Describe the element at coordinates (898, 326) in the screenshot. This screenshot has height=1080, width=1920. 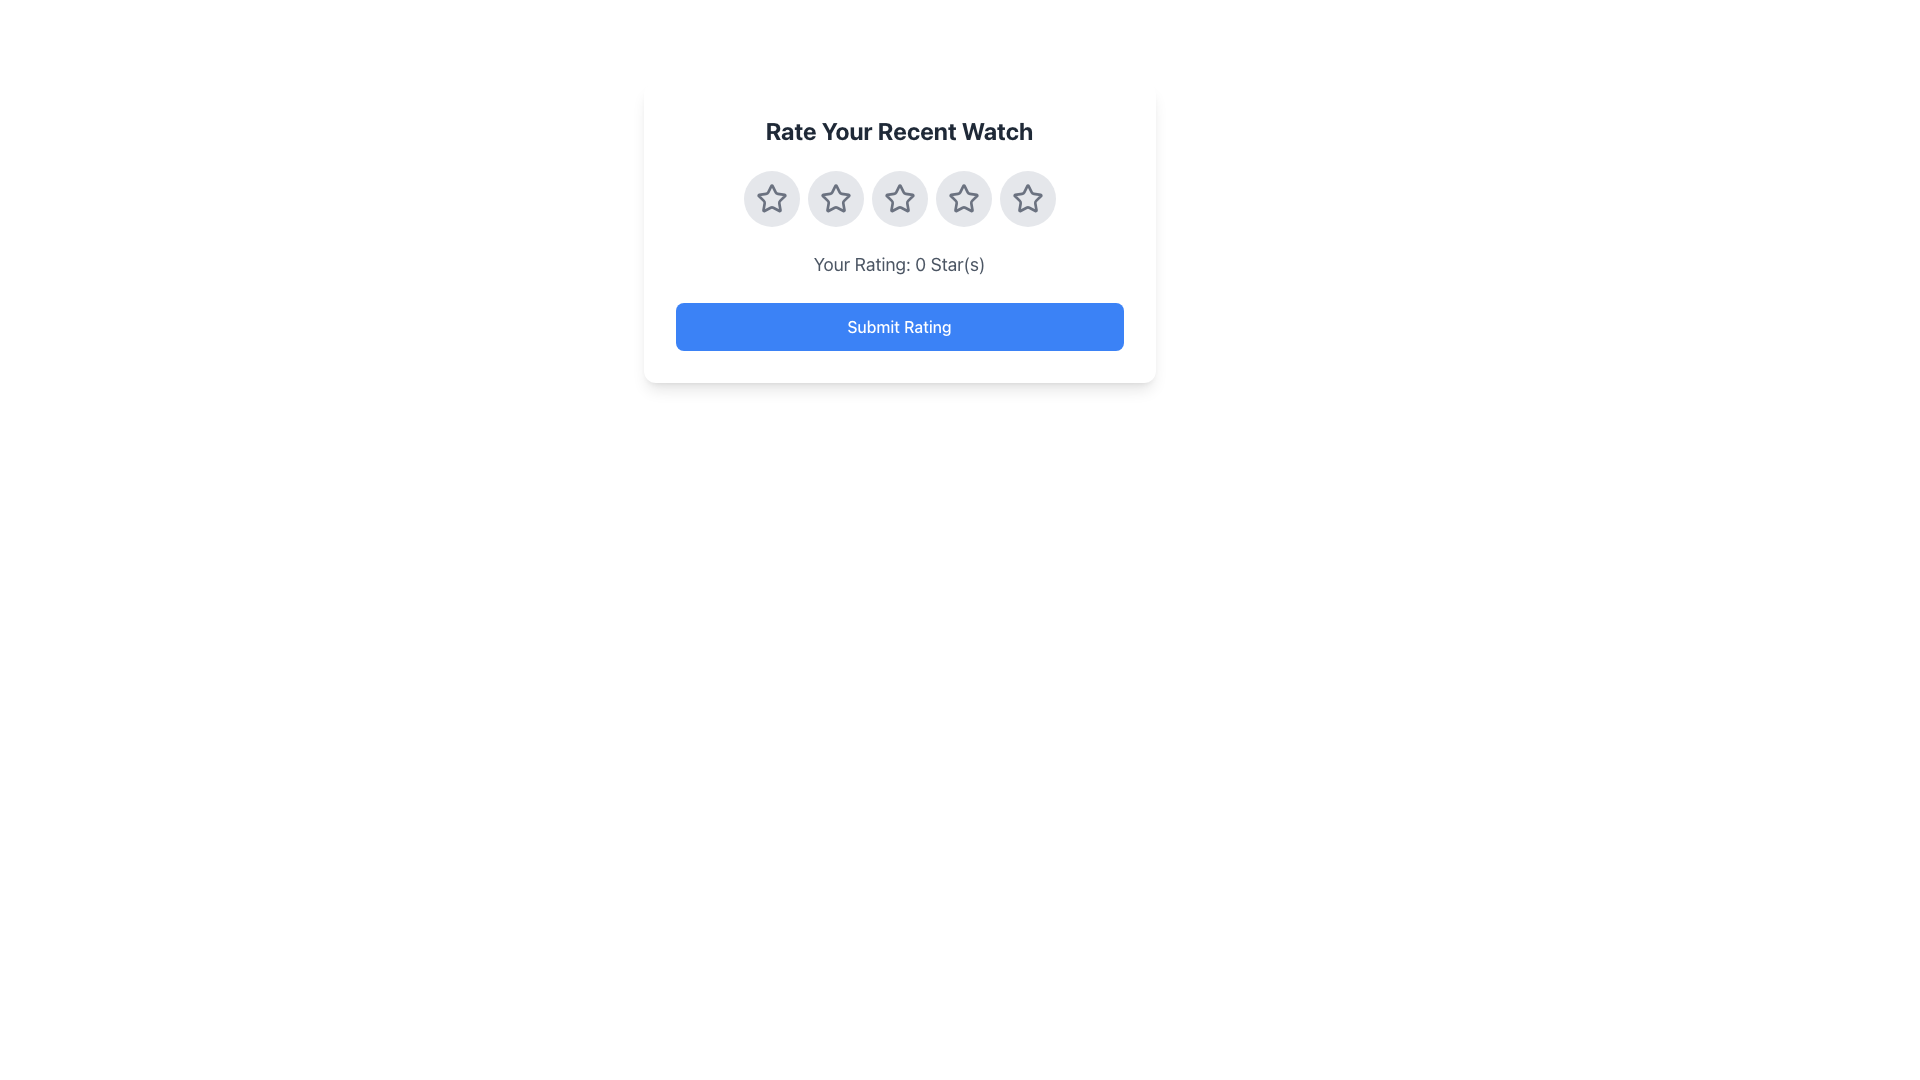
I see `the 'Submit Rating' button, which is a rectangular button with rounded corners and a bright blue background, to observe the background shade change` at that location.